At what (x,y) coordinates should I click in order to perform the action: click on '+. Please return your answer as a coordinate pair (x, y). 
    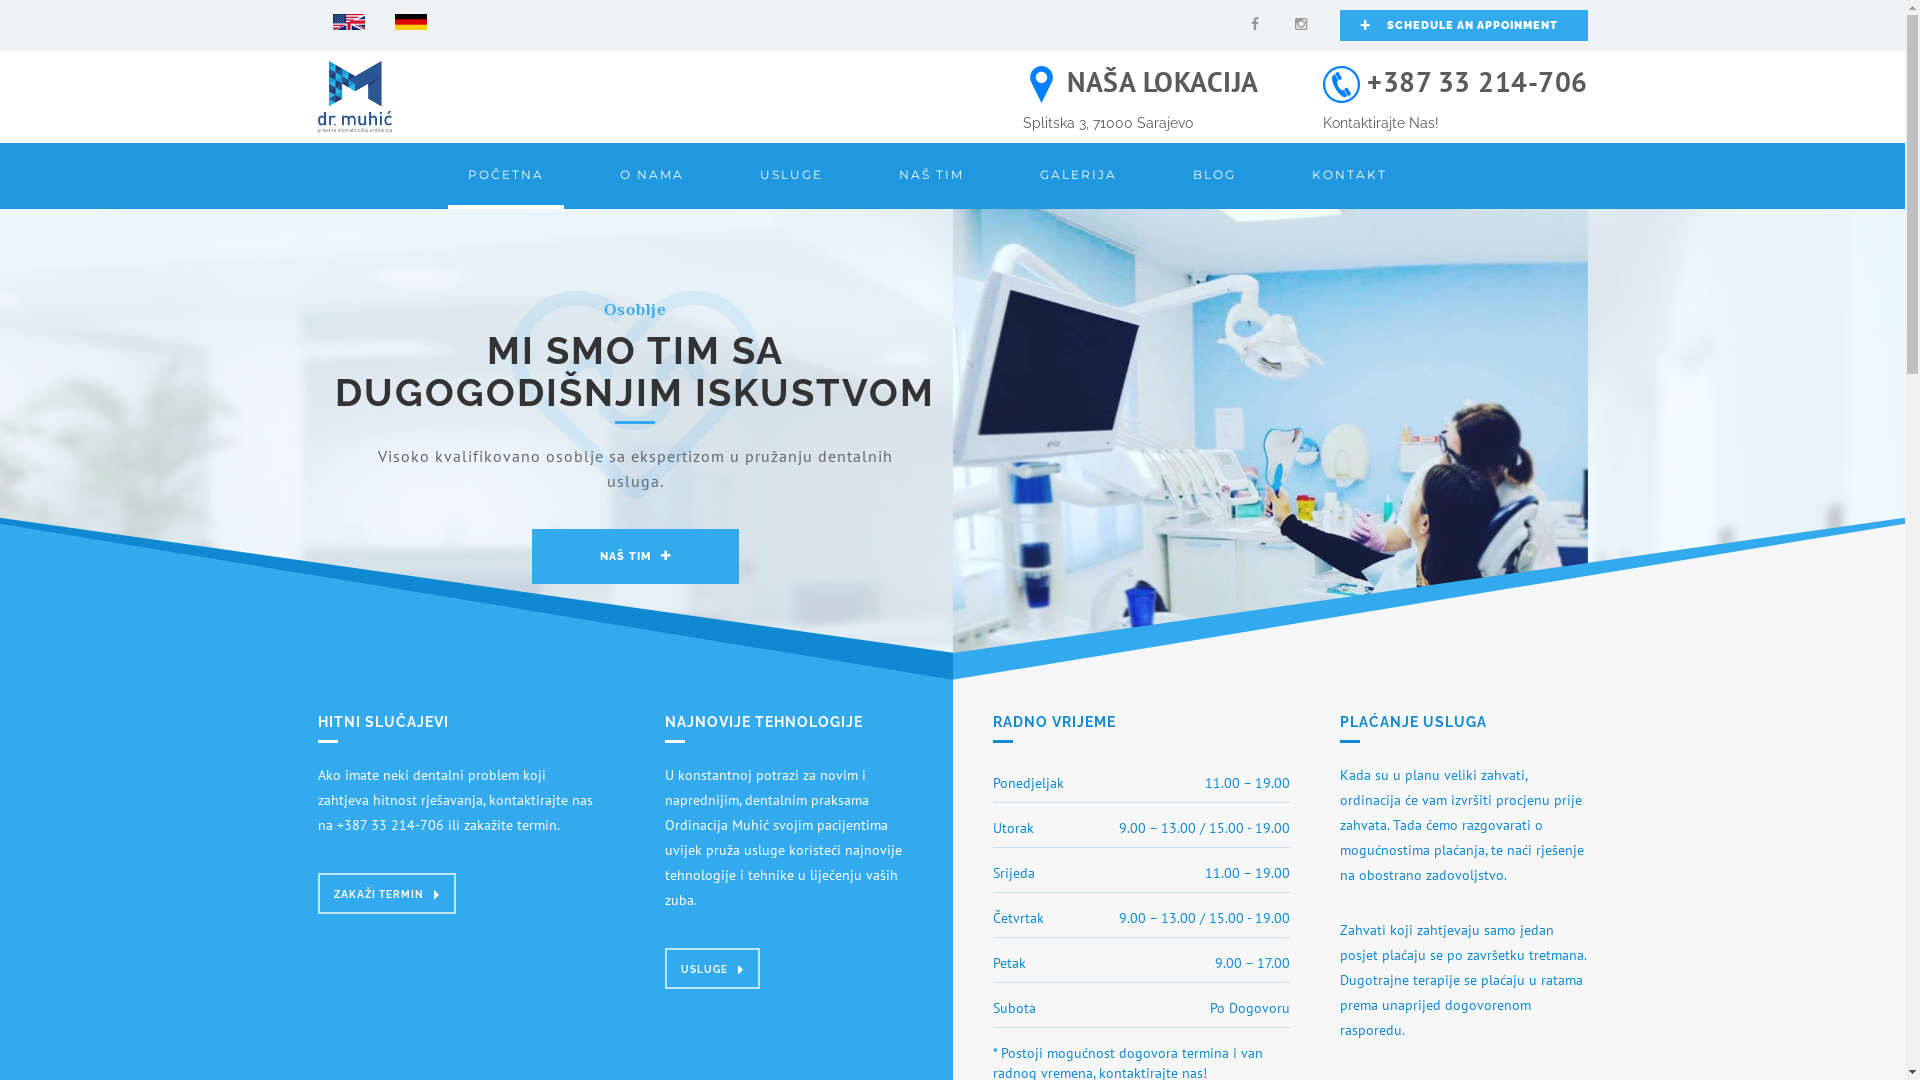
    Looking at the image, I should click on (1464, 25).